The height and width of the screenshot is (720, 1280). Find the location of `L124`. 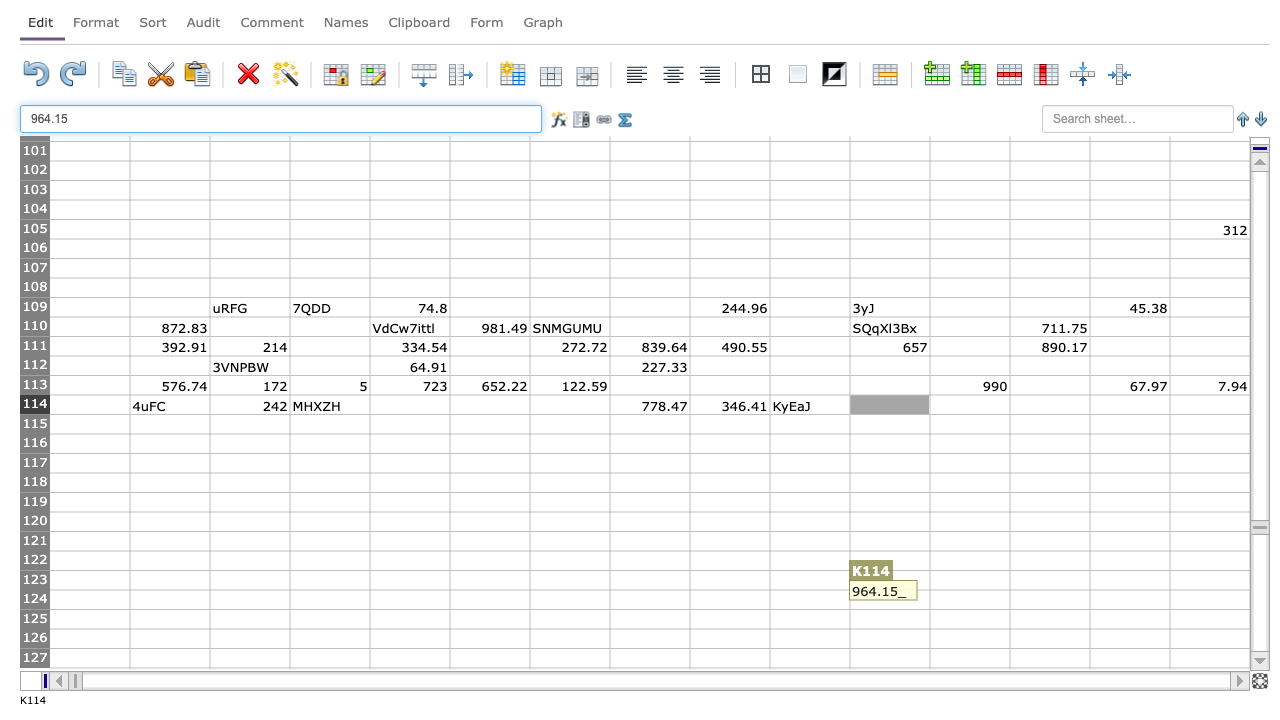

L124 is located at coordinates (969, 598).